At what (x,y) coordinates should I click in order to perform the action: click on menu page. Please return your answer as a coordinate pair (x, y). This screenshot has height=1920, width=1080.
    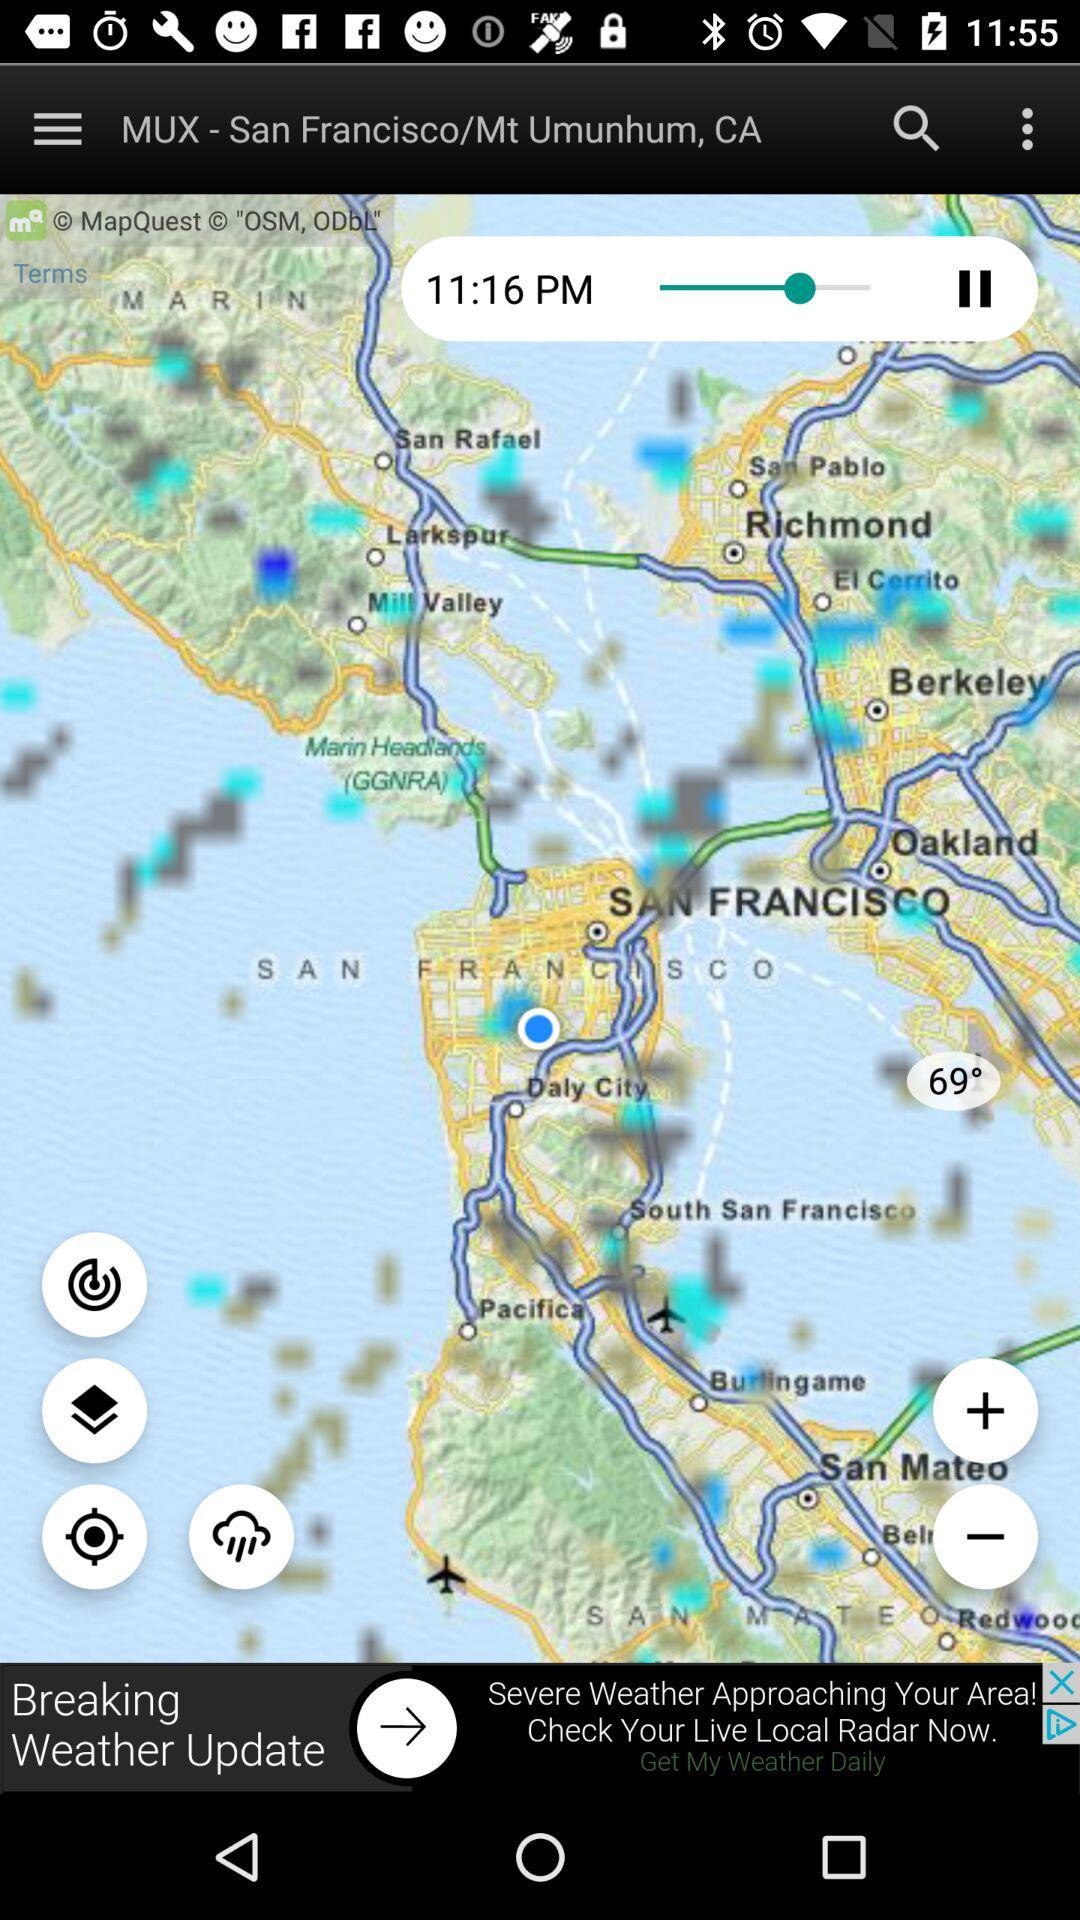
    Looking at the image, I should click on (94, 1409).